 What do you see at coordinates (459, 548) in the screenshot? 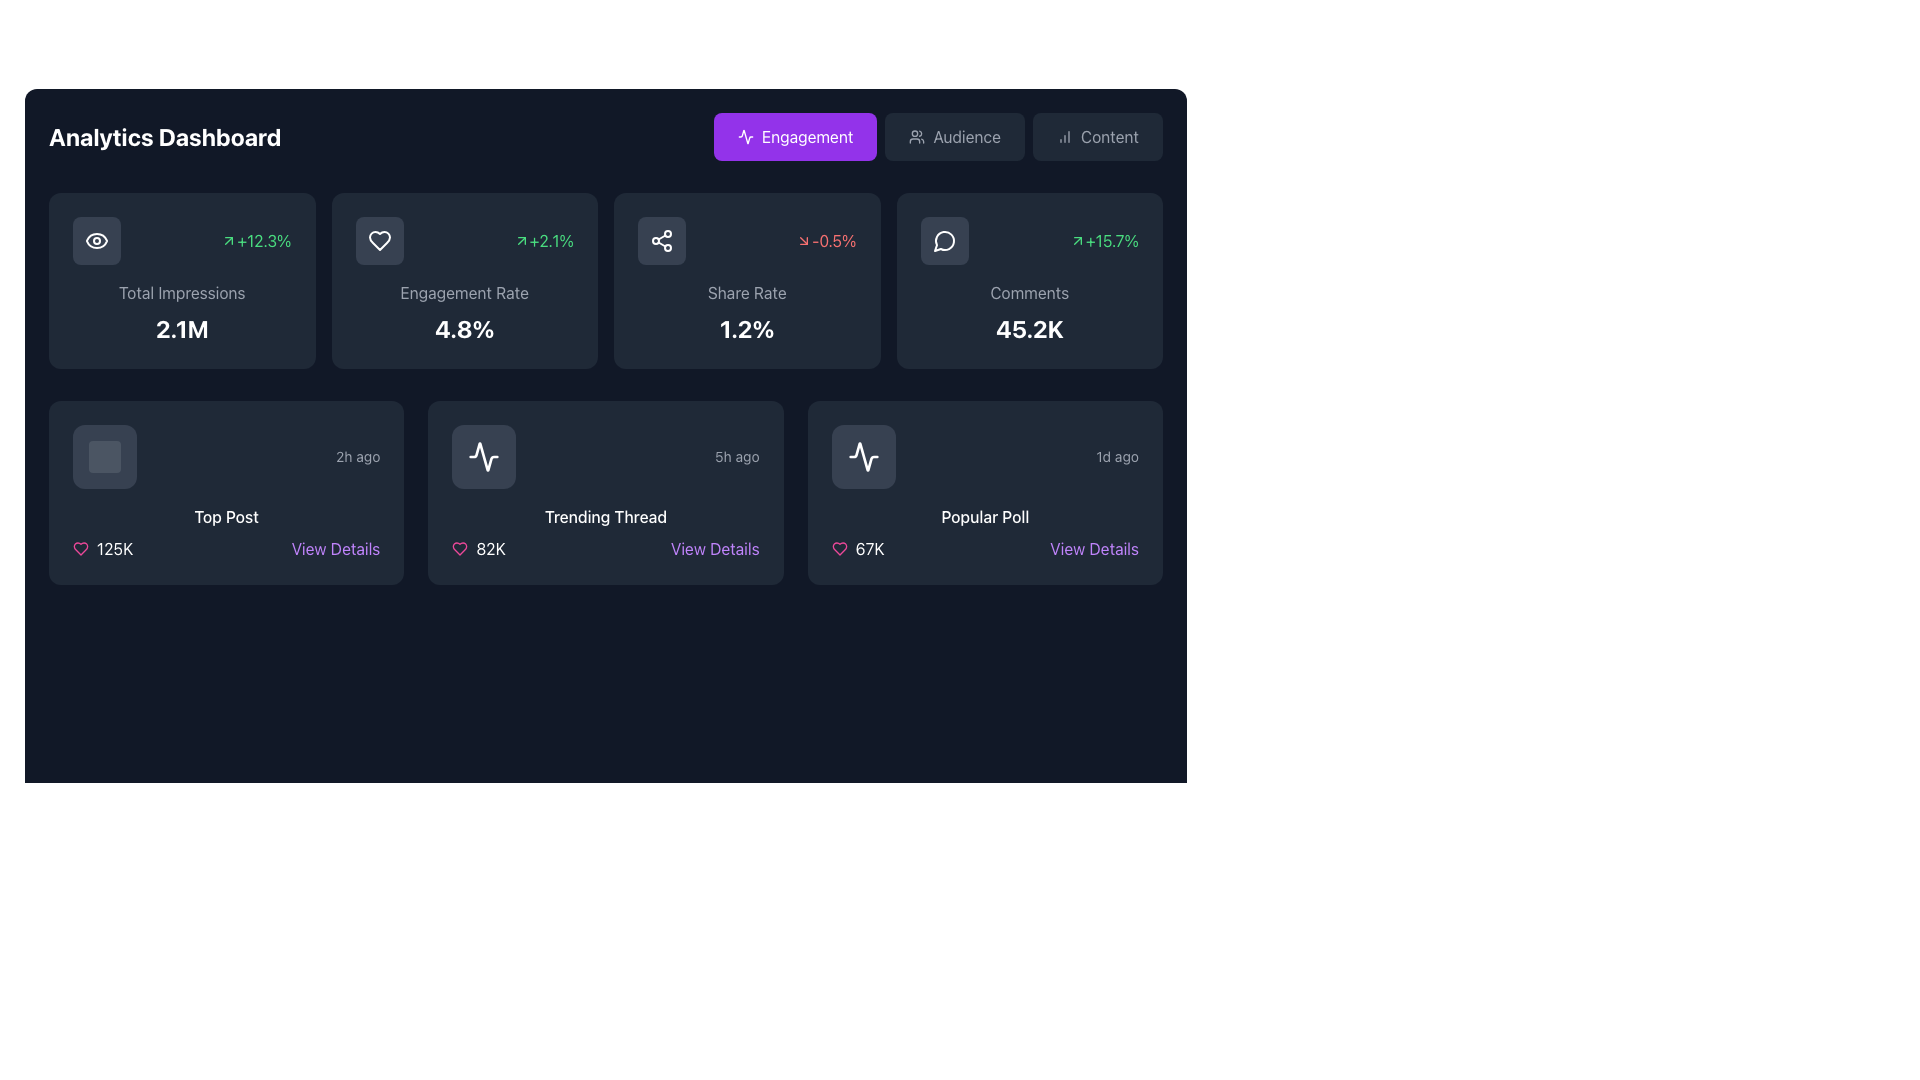
I see `the 'like' icon, which is the leftmost element in a horizontal group located directly to the left of the text '82K'` at bounding box center [459, 548].